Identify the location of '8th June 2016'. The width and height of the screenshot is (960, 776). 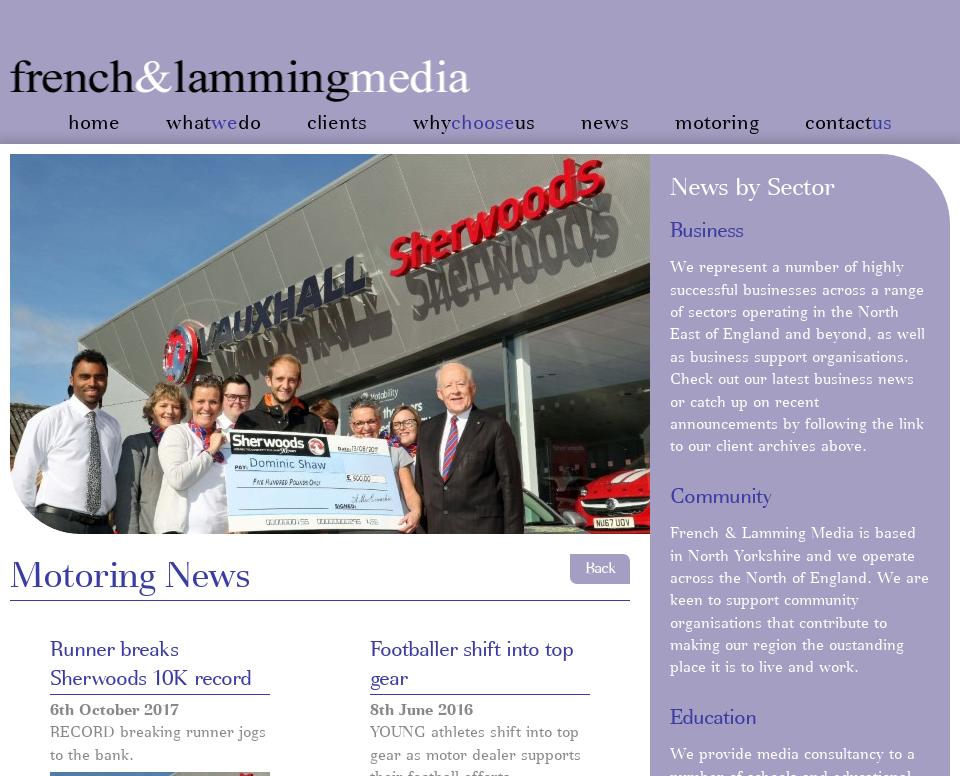
(421, 709).